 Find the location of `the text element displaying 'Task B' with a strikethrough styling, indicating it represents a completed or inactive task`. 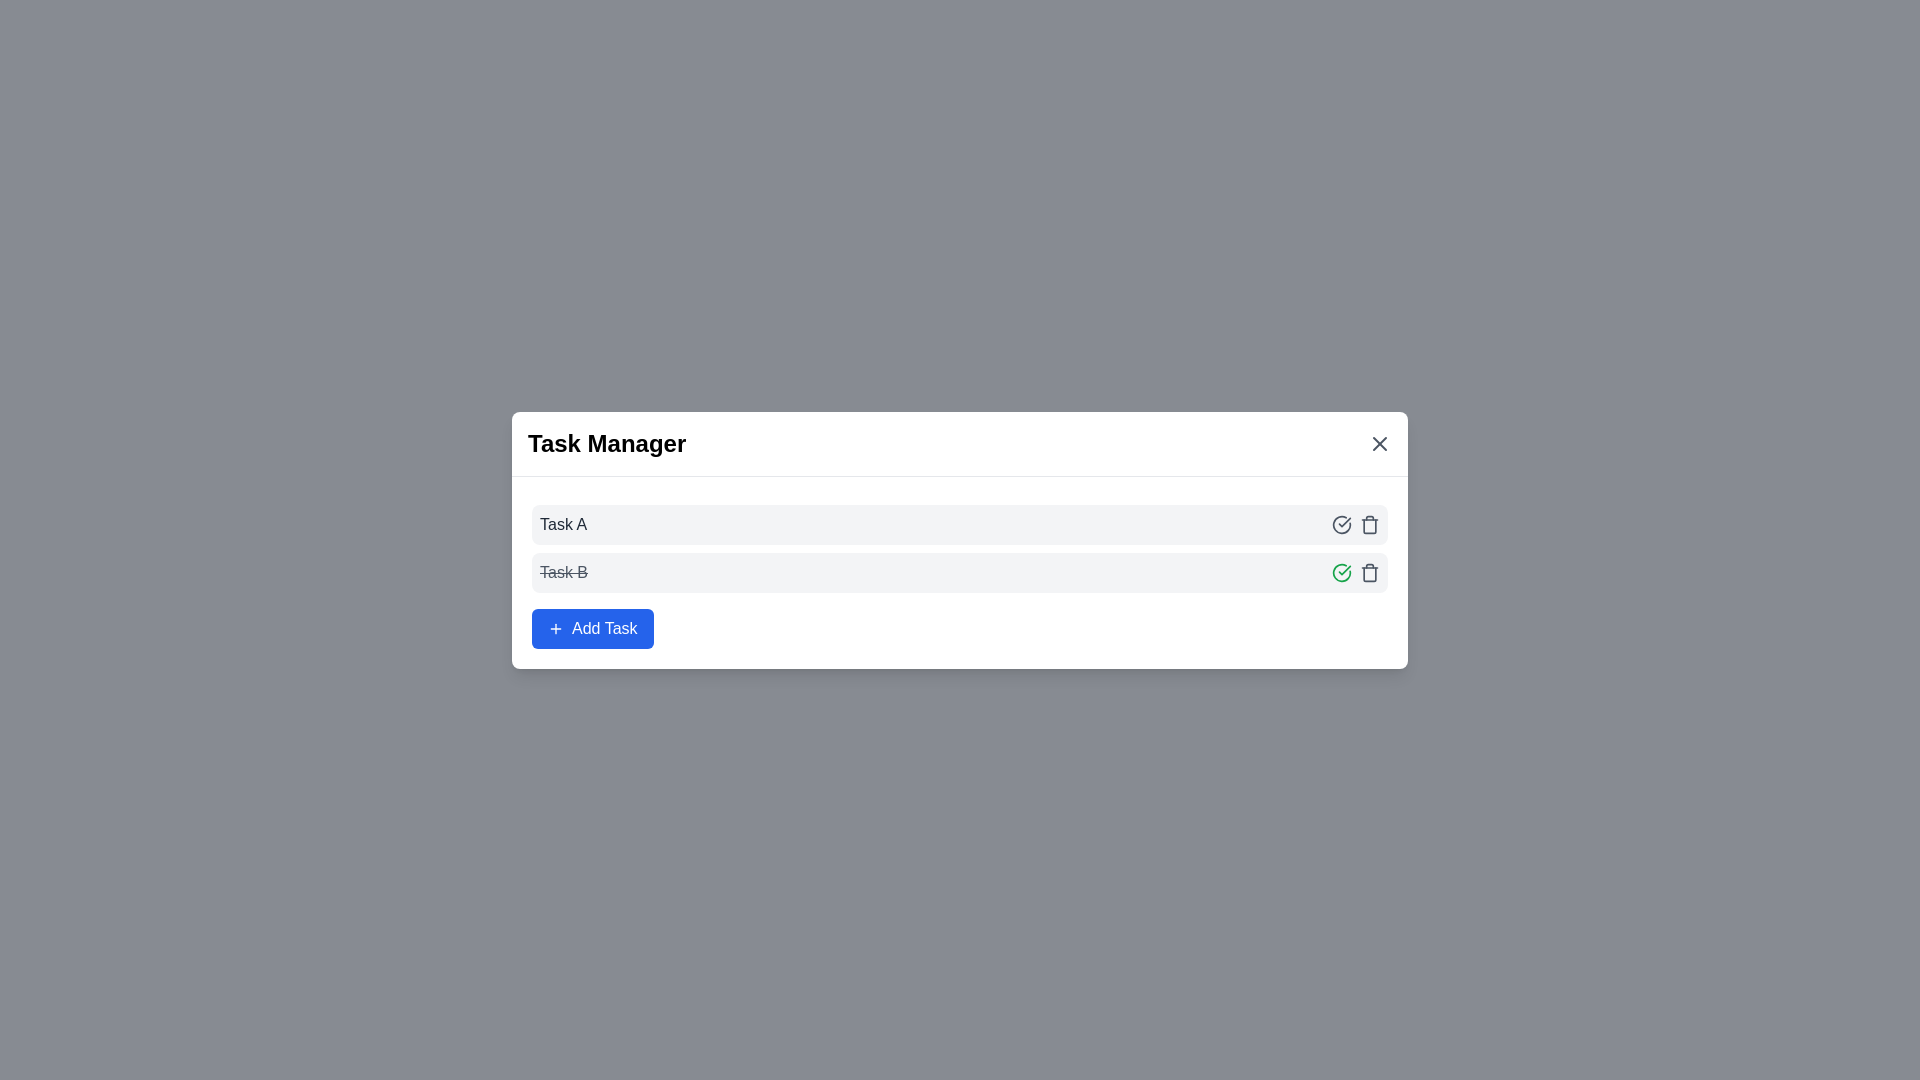

the text element displaying 'Task B' with a strikethrough styling, indicating it represents a completed or inactive task is located at coordinates (563, 572).